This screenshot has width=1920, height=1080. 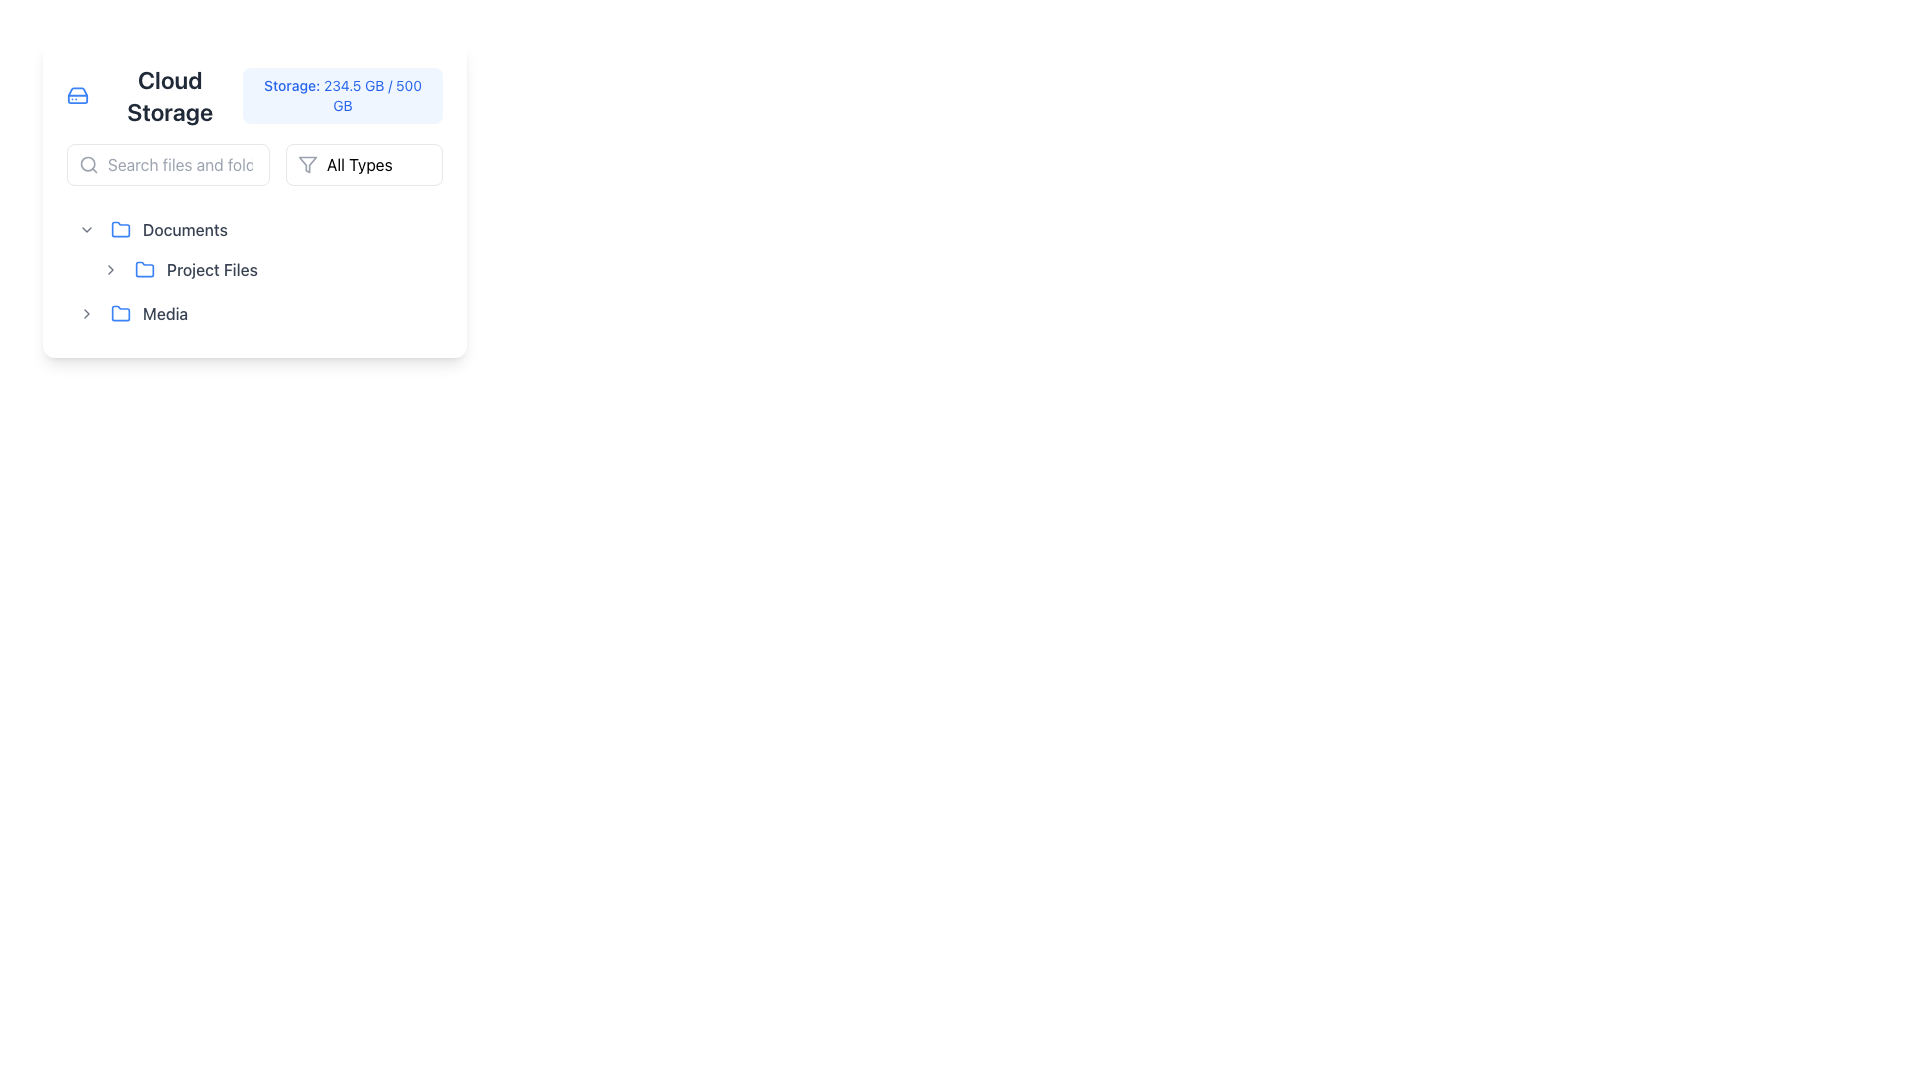 What do you see at coordinates (189, 270) in the screenshot?
I see `the 'Project Files' collapsible menu item located in the 'Documents' section of the 'Cloud Storage' panel` at bounding box center [189, 270].